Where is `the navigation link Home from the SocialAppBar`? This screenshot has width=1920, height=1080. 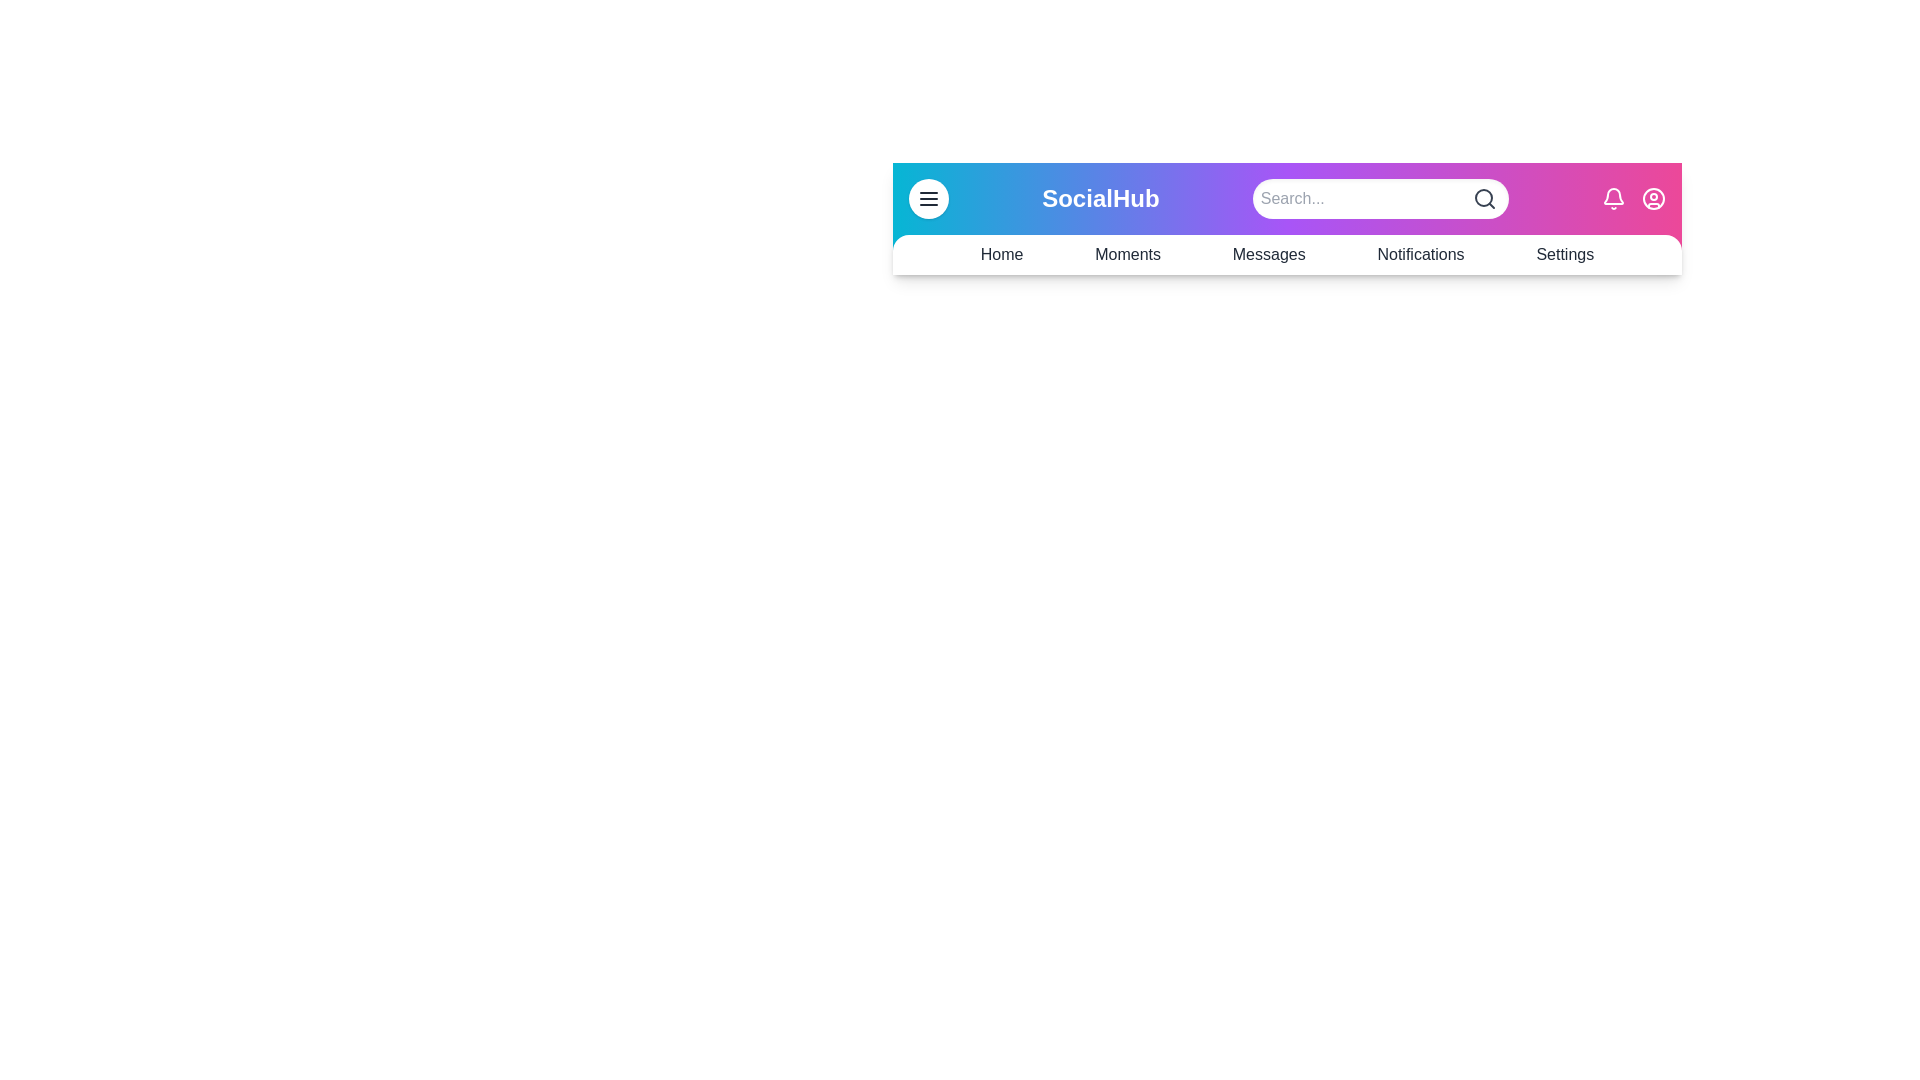
the navigation link Home from the SocialAppBar is located at coordinates (1002, 253).